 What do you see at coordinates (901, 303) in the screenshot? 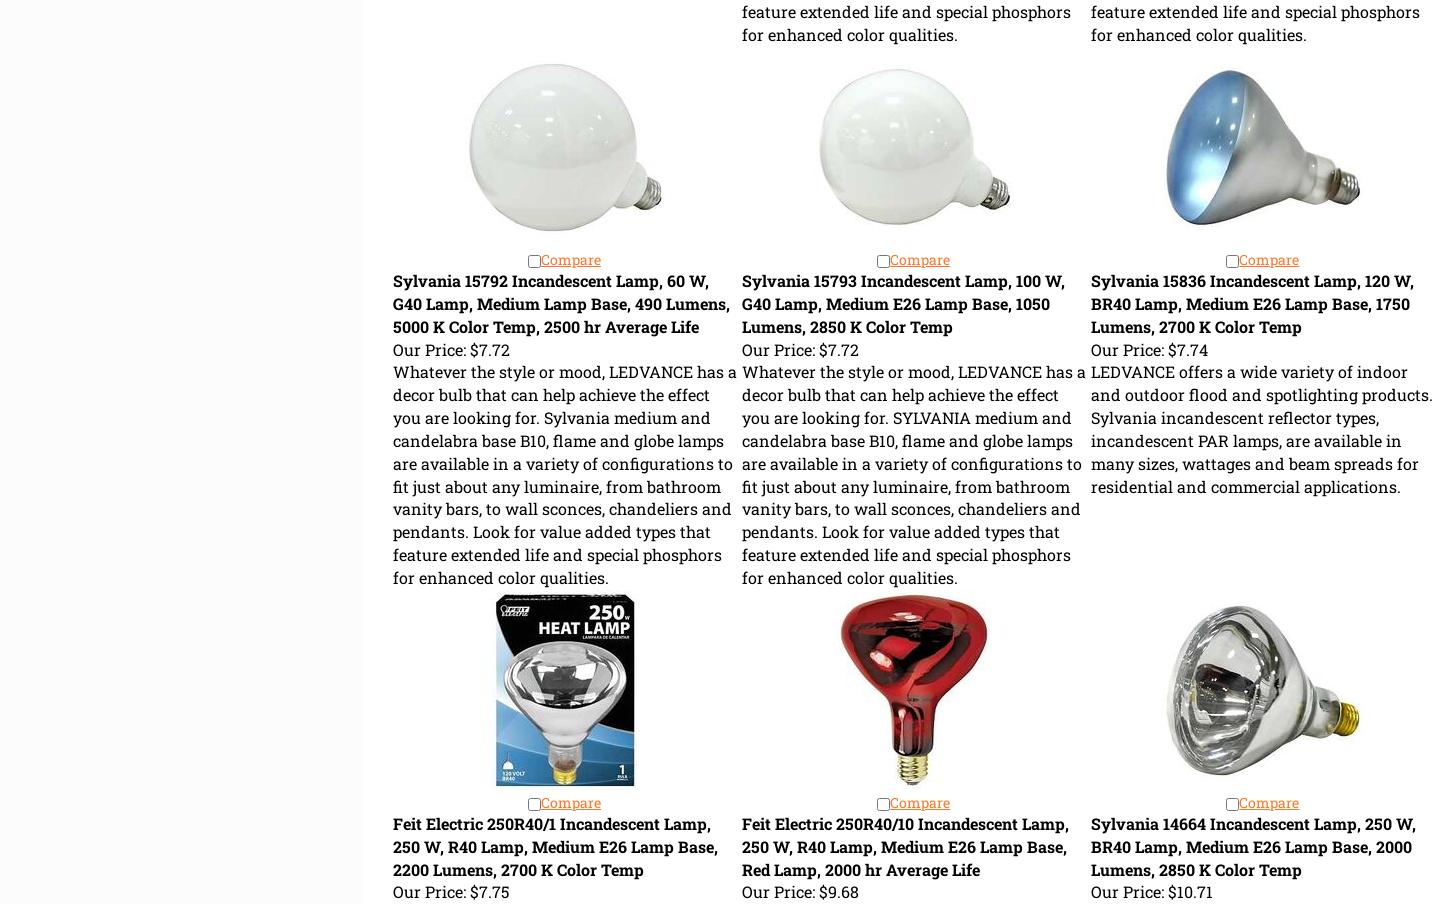
I see `'Sylvania 15793 Incandescent Lamp, 100 W, G40 Lamp, Medium E26 Lamp Base, 1050 Lumens, 2850 K Color Temp'` at bounding box center [901, 303].